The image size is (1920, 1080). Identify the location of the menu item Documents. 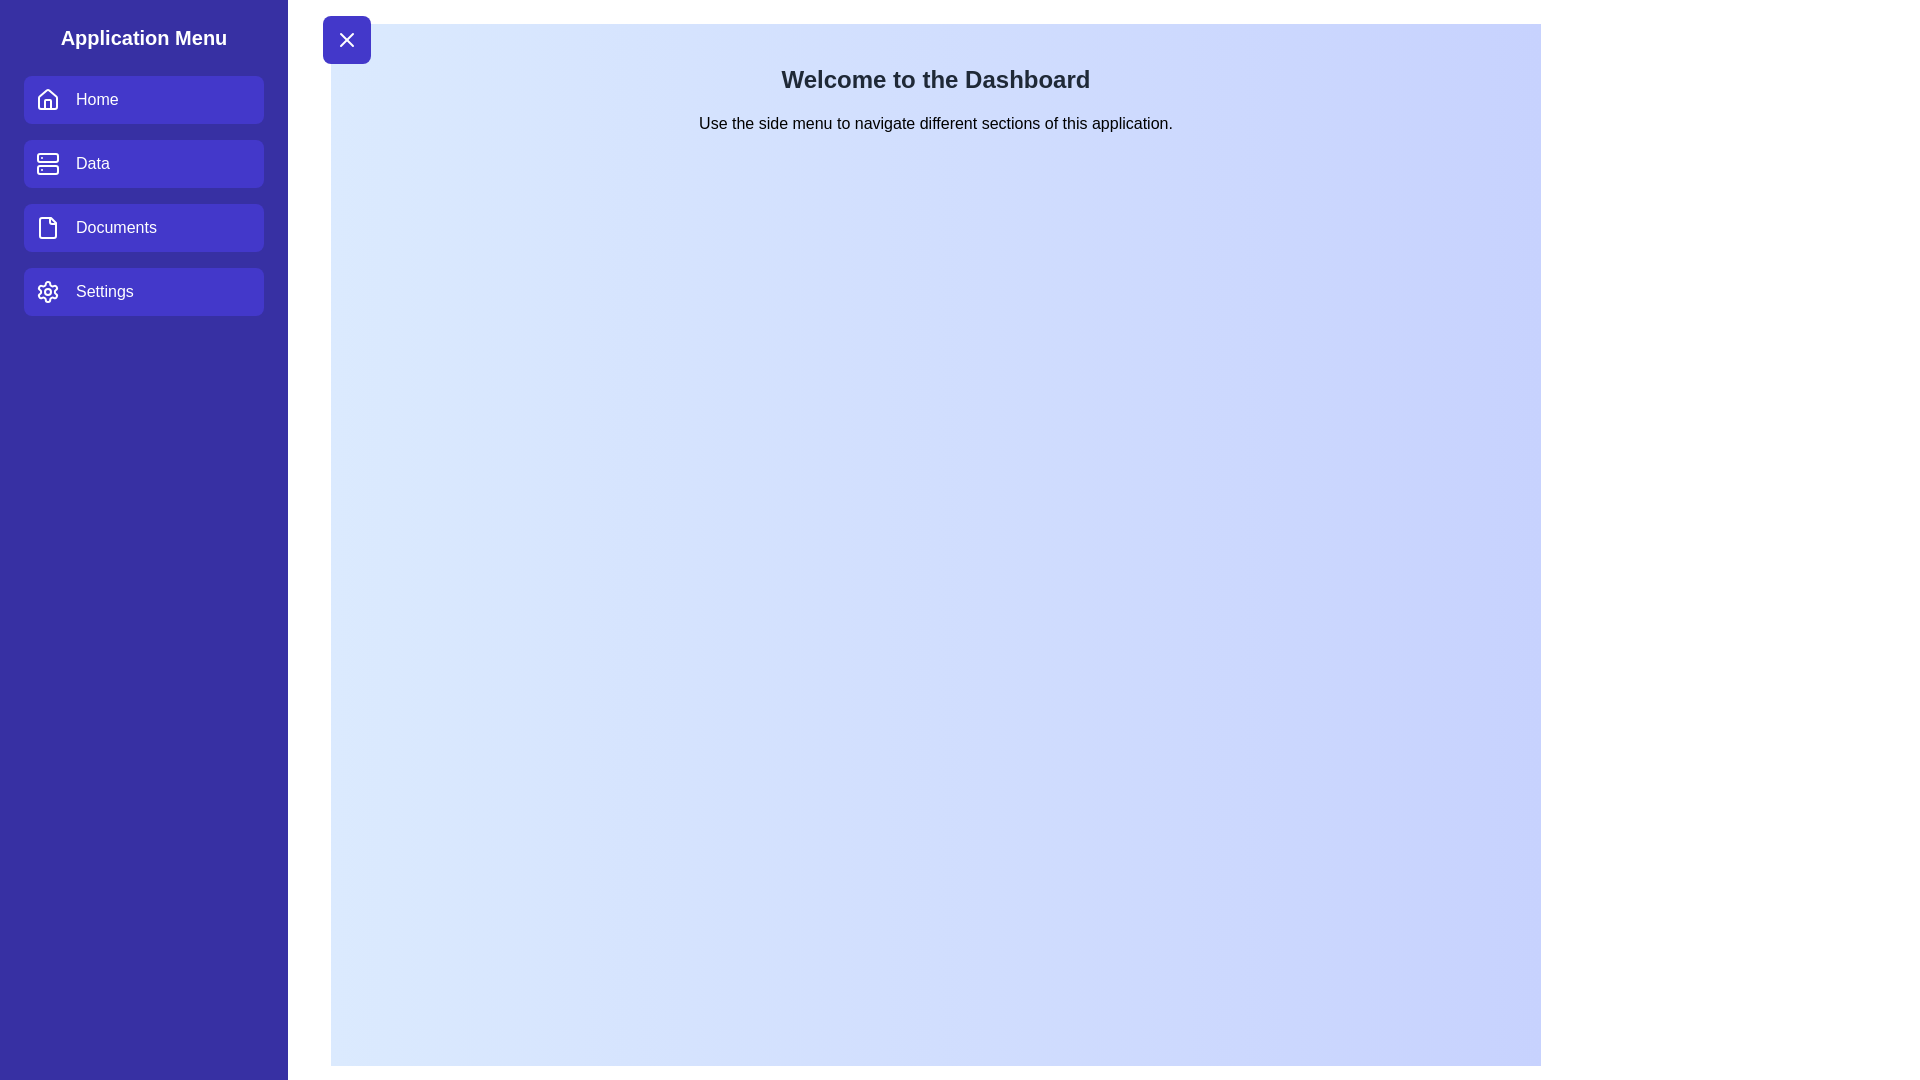
(143, 226).